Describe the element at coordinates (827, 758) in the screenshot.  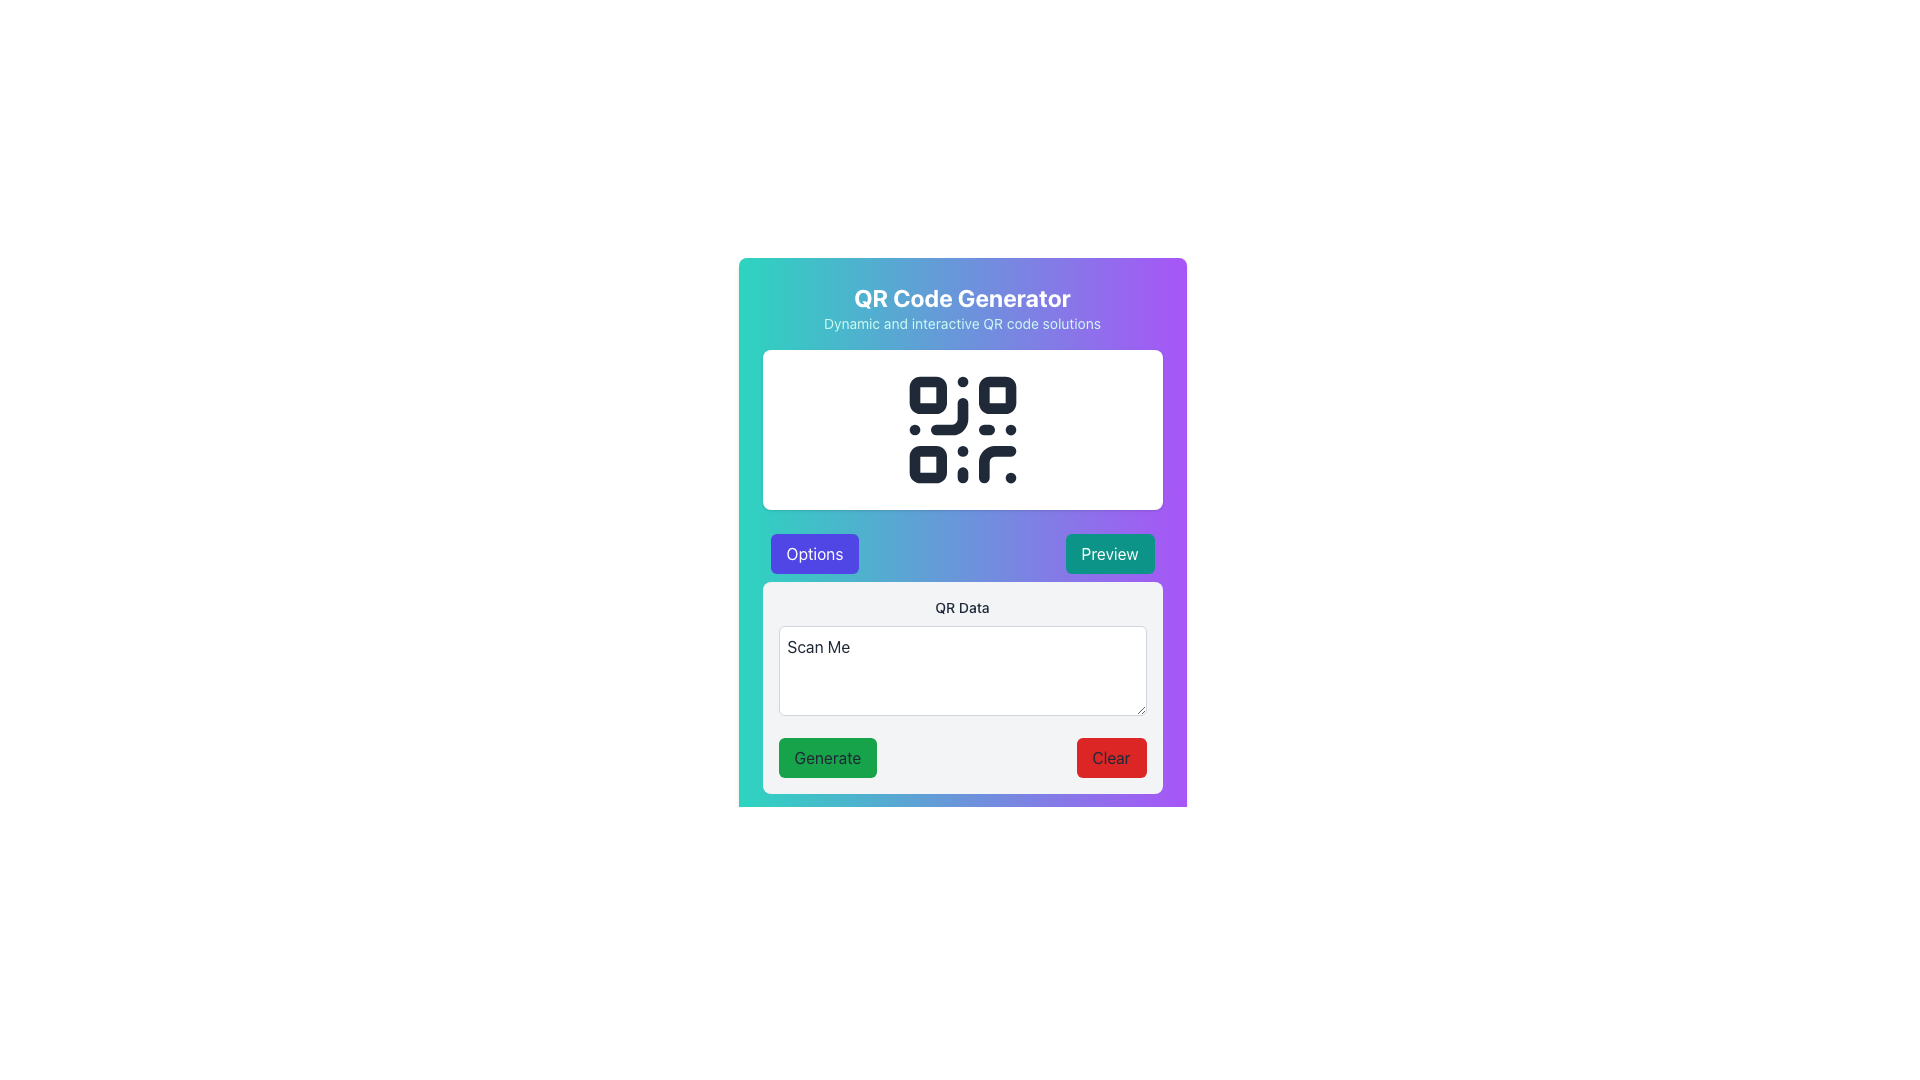
I see `the 'Generate' button, which is a green rectangular button with rounded corners located in the bottom-left corner of the QR code generation tools panel` at that location.